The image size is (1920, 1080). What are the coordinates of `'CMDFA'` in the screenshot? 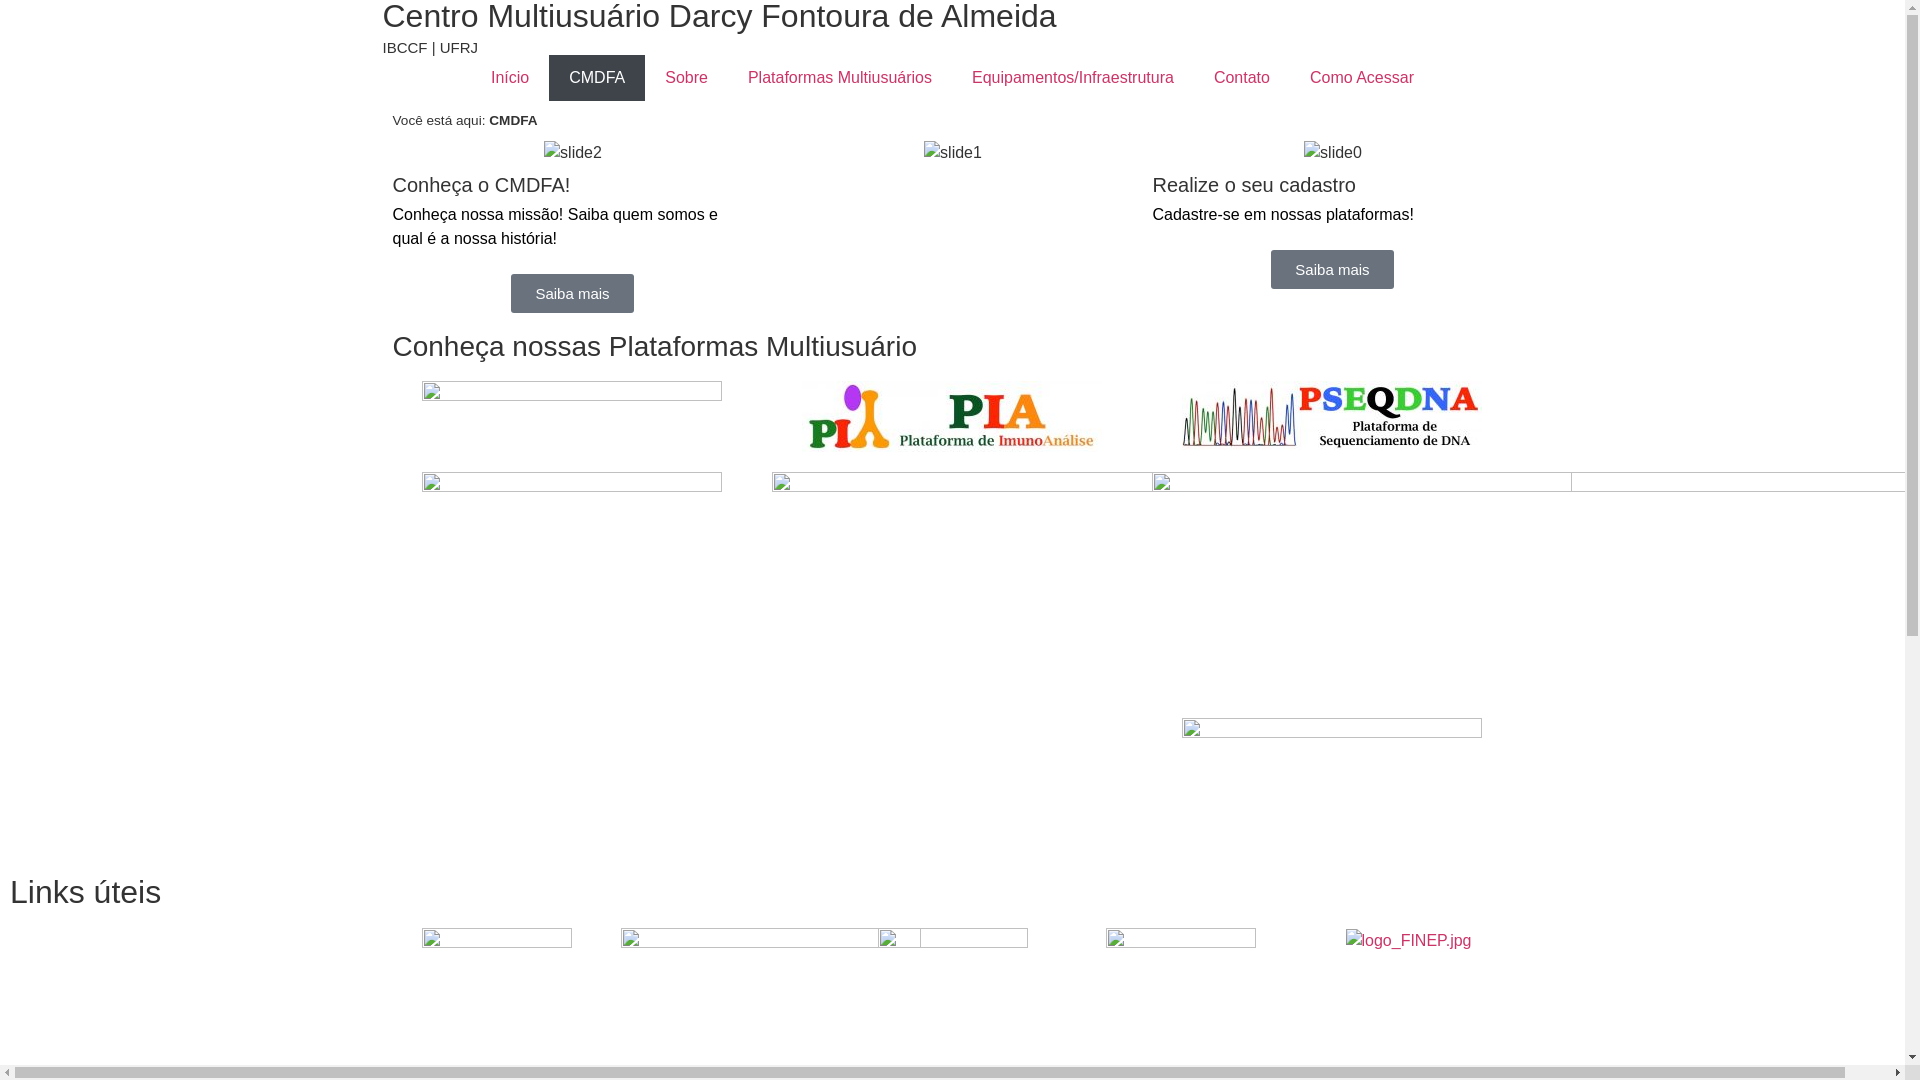 It's located at (548, 76).